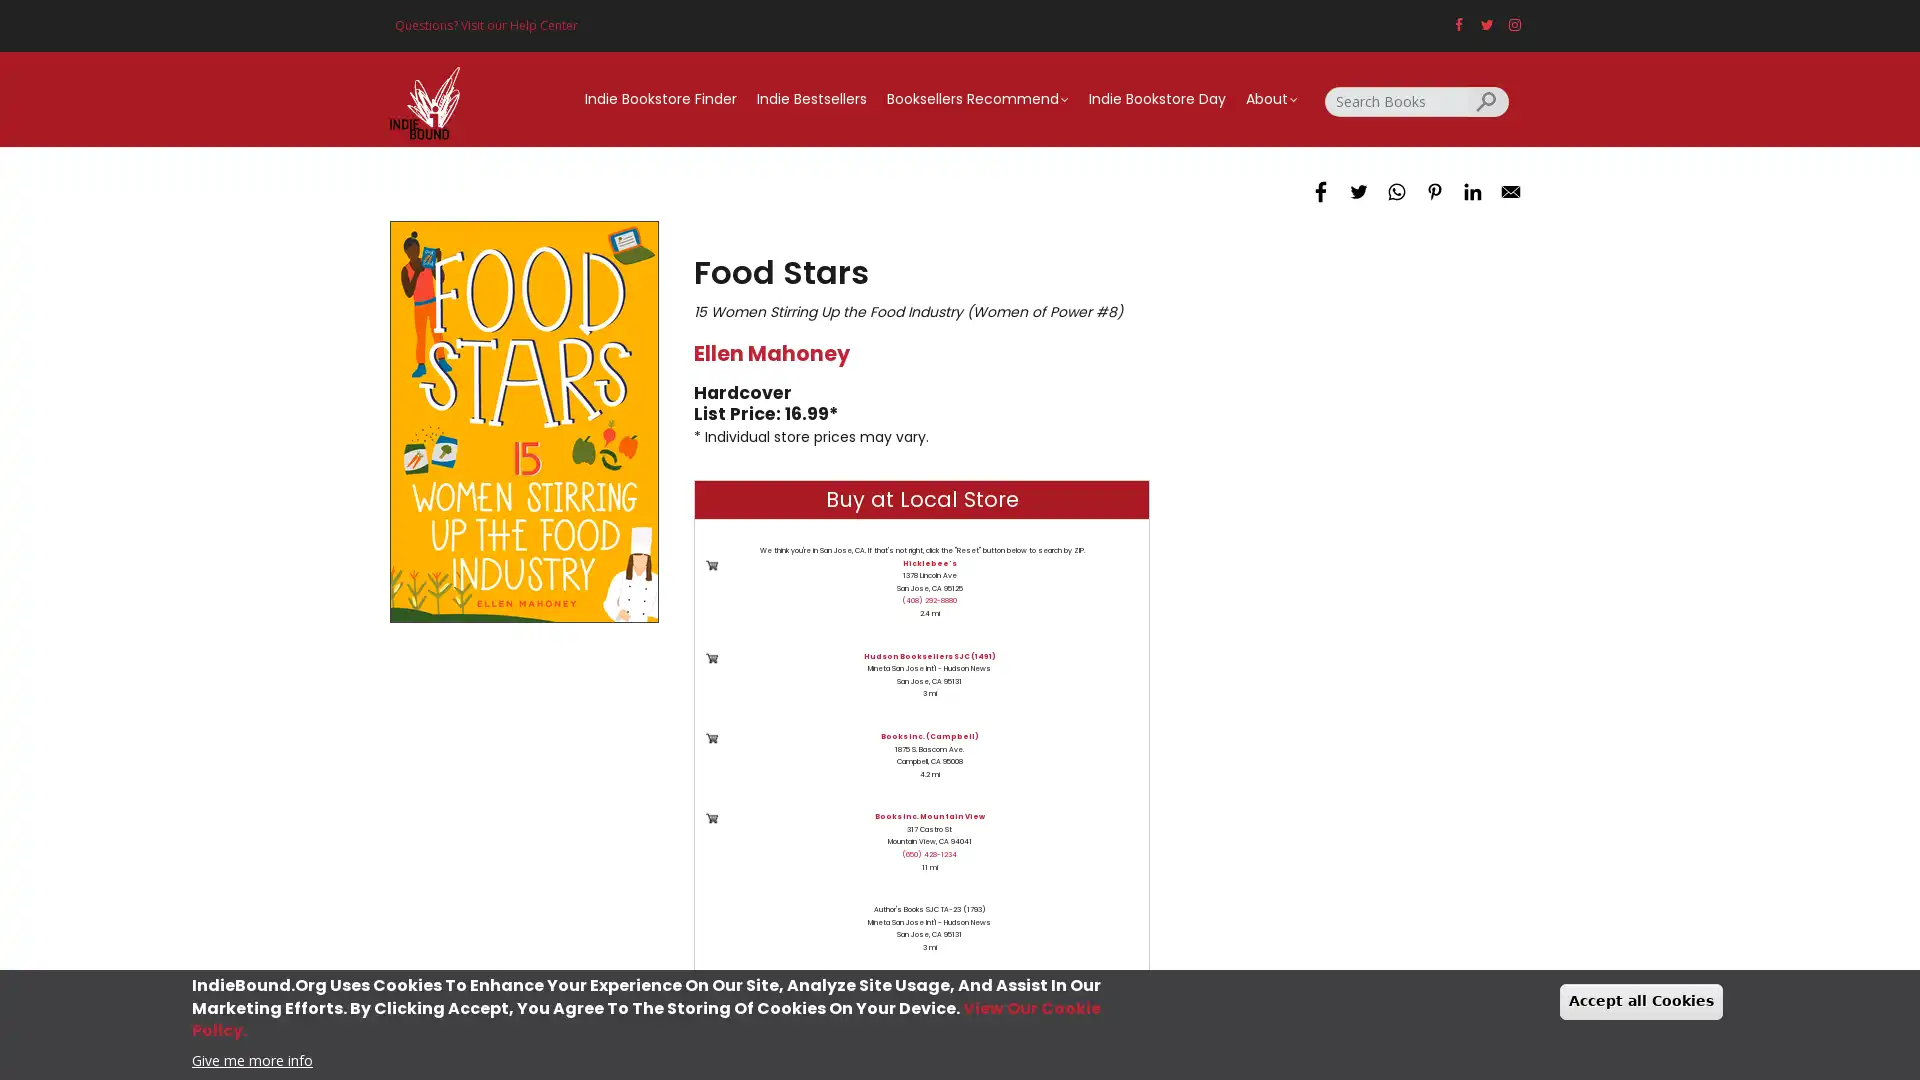  I want to click on Accept all Cookies, so click(1641, 1001).